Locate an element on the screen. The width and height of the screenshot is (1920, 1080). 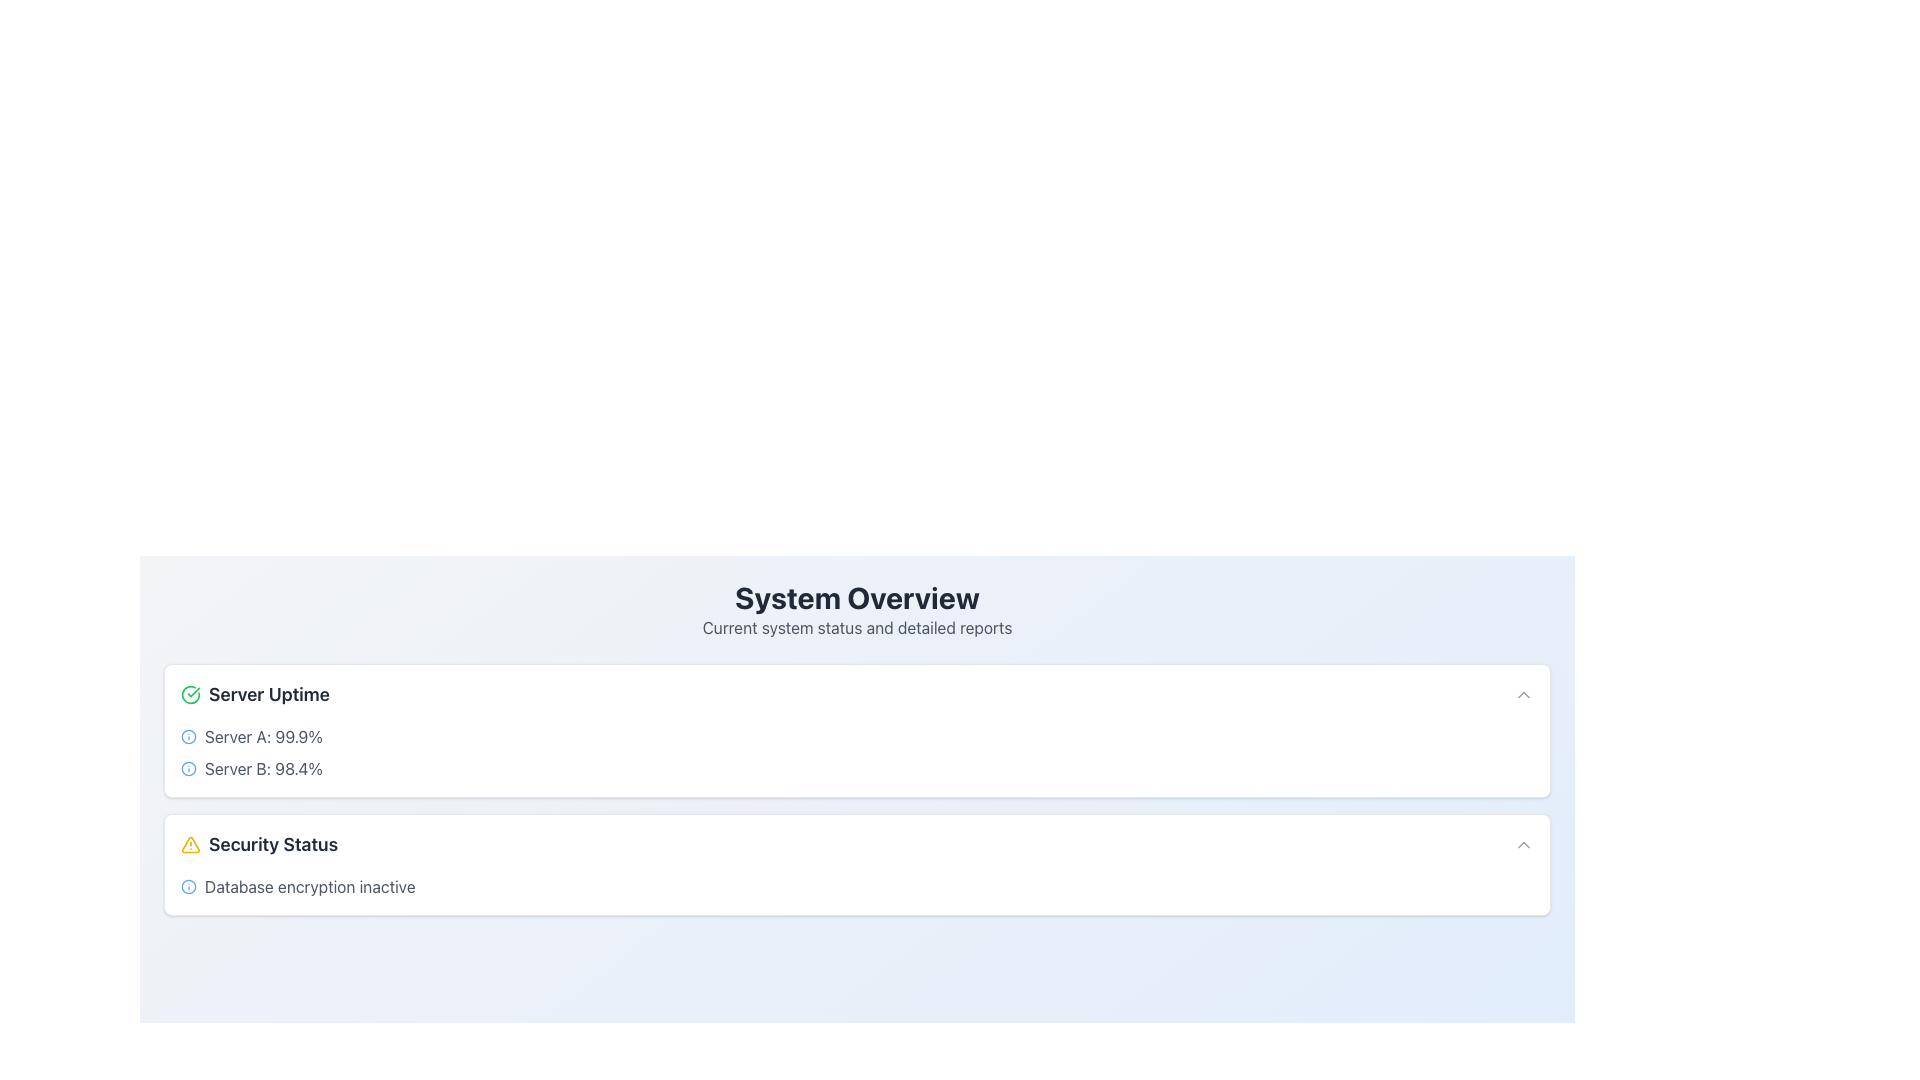
the upward-pointing chevron-shaped icon located at the far-right side of the 'Security Status' panel is located at coordinates (1522, 844).